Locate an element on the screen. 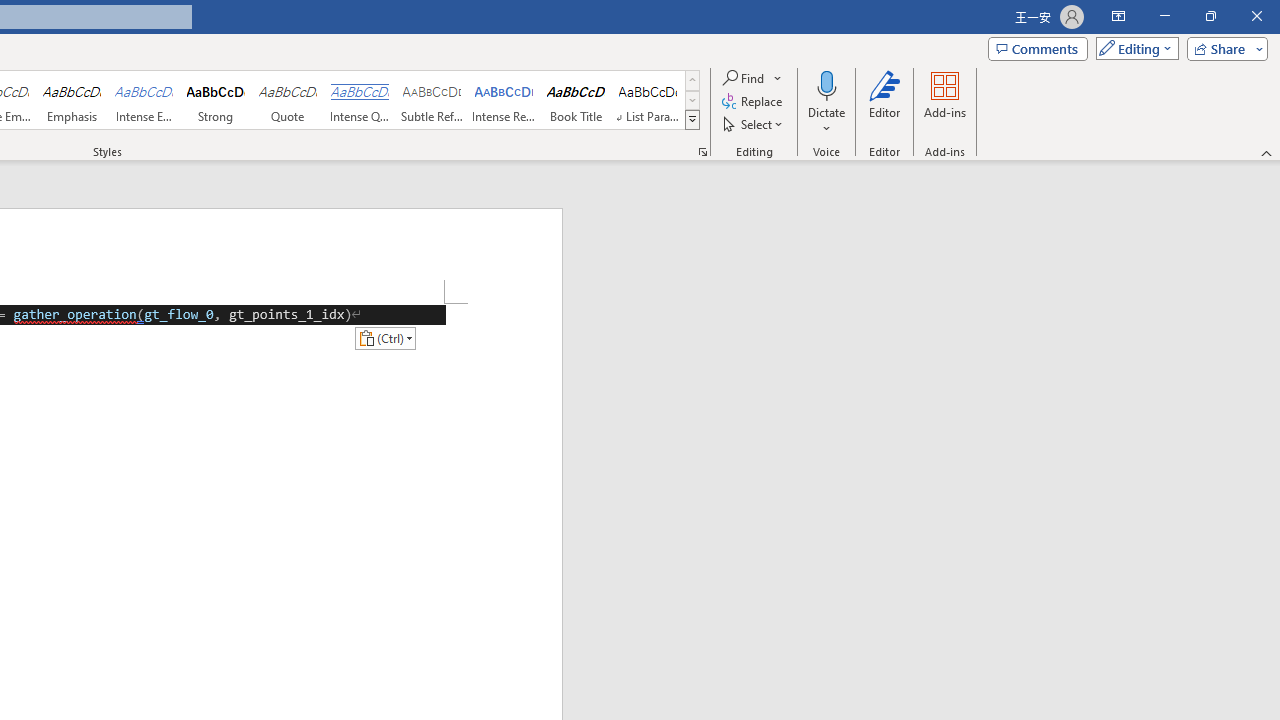 The height and width of the screenshot is (720, 1280). 'Book Title' is located at coordinates (575, 100).